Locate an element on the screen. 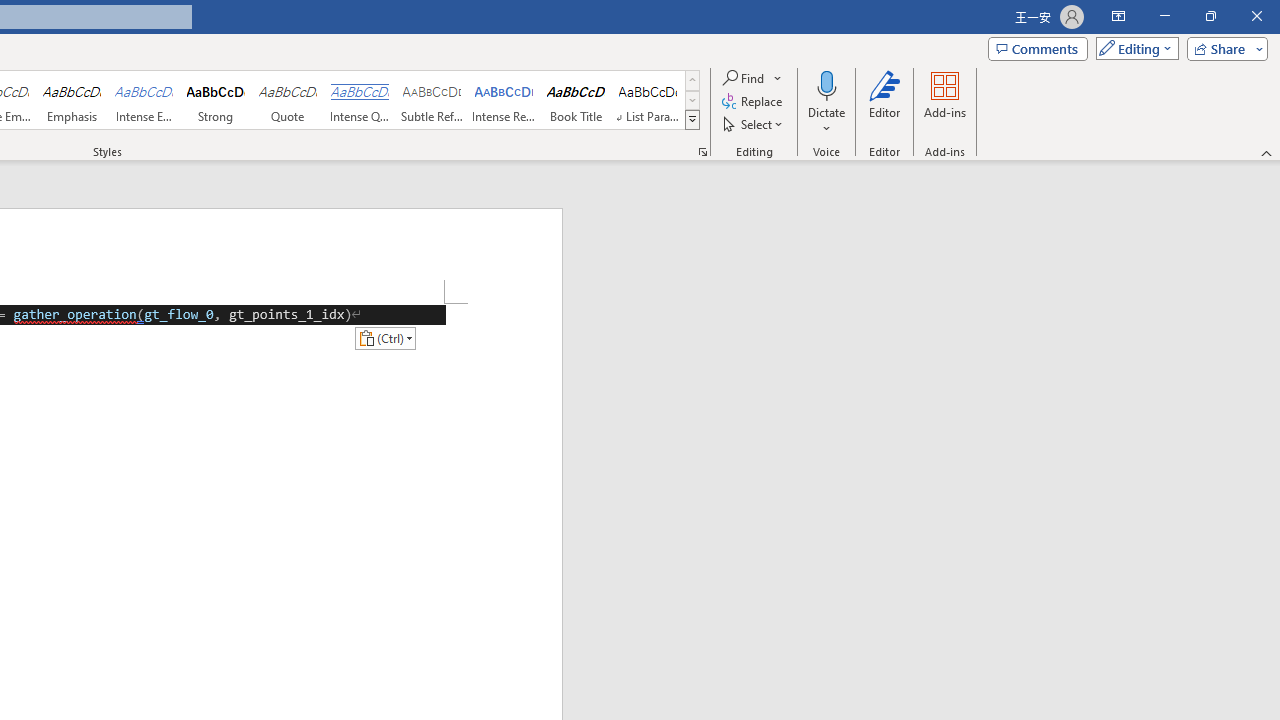 The height and width of the screenshot is (720, 1280). 'Book Title' is located at coordinates (575, 100).